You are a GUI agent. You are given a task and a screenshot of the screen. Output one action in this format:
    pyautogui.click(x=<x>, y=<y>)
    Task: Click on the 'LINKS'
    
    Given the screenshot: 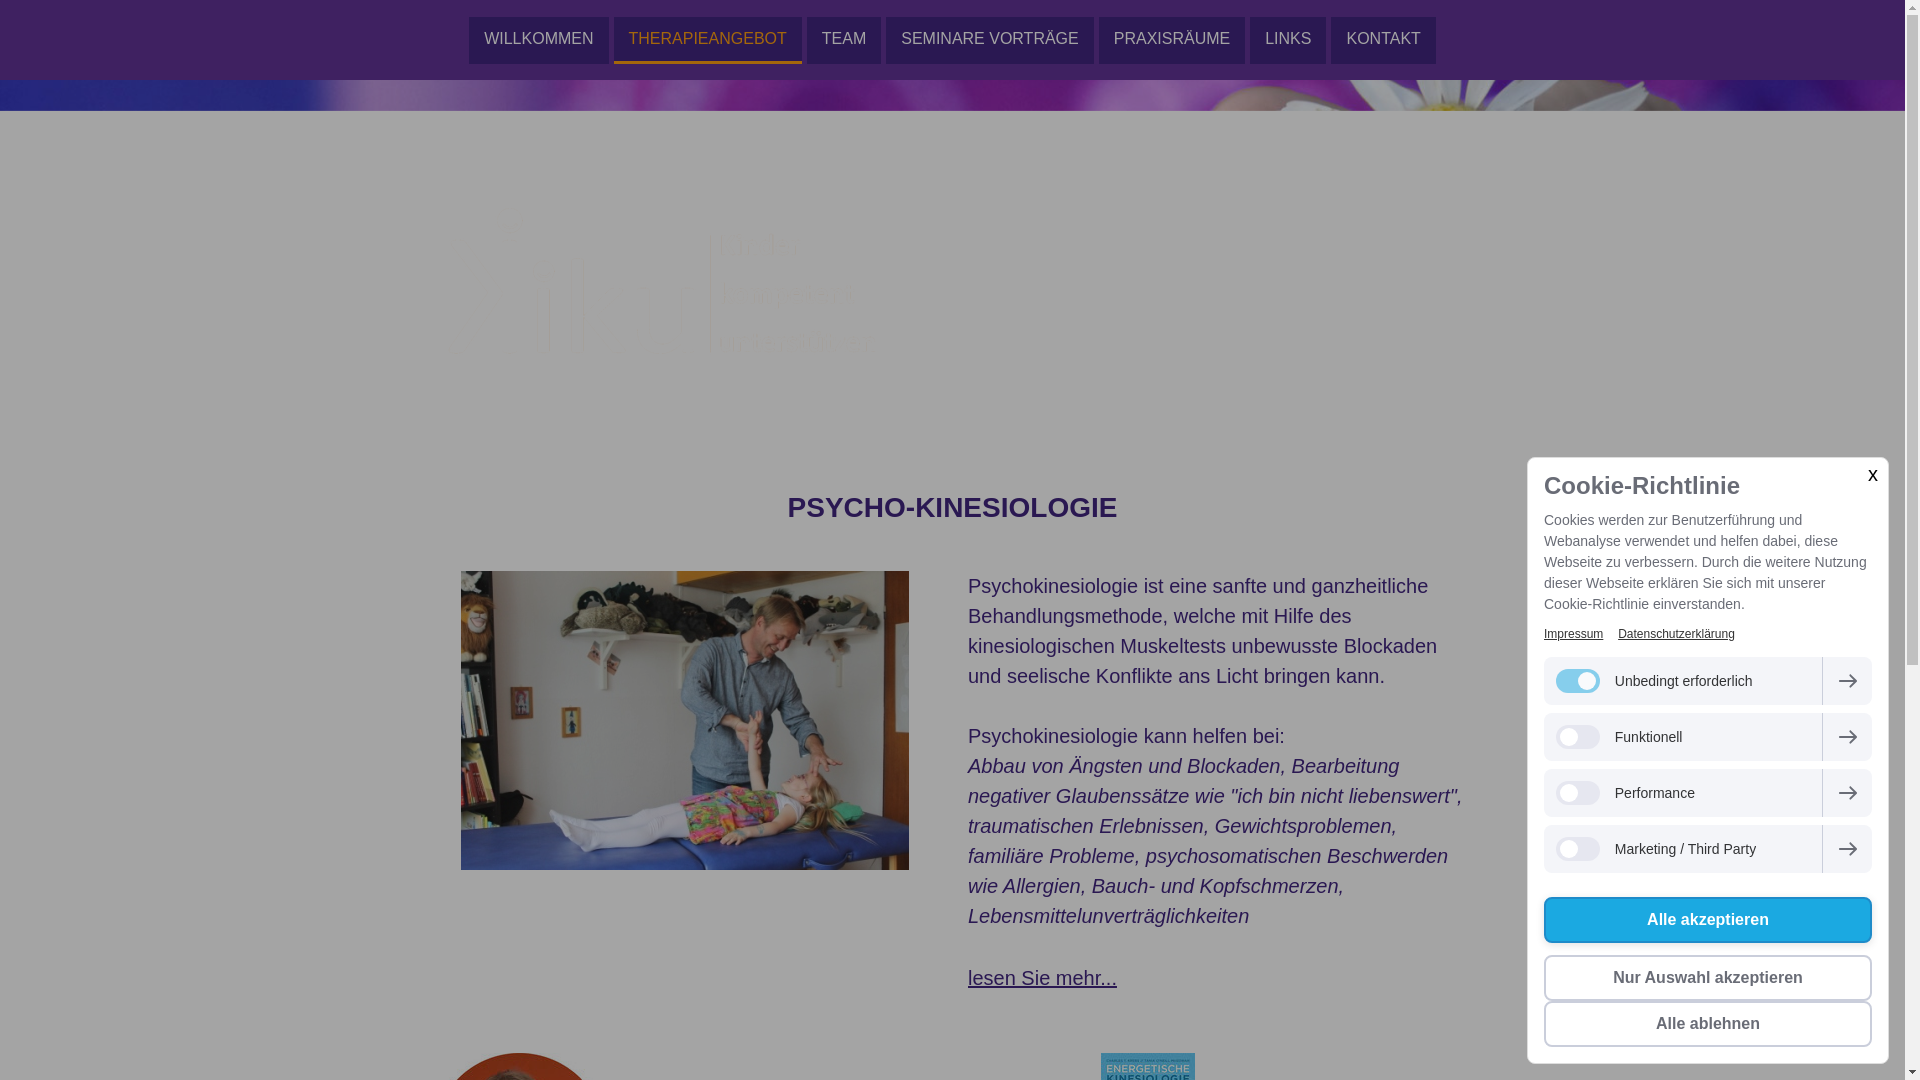 What is the action you would take?
    pyautogui.click(x=1287, y=39)
    